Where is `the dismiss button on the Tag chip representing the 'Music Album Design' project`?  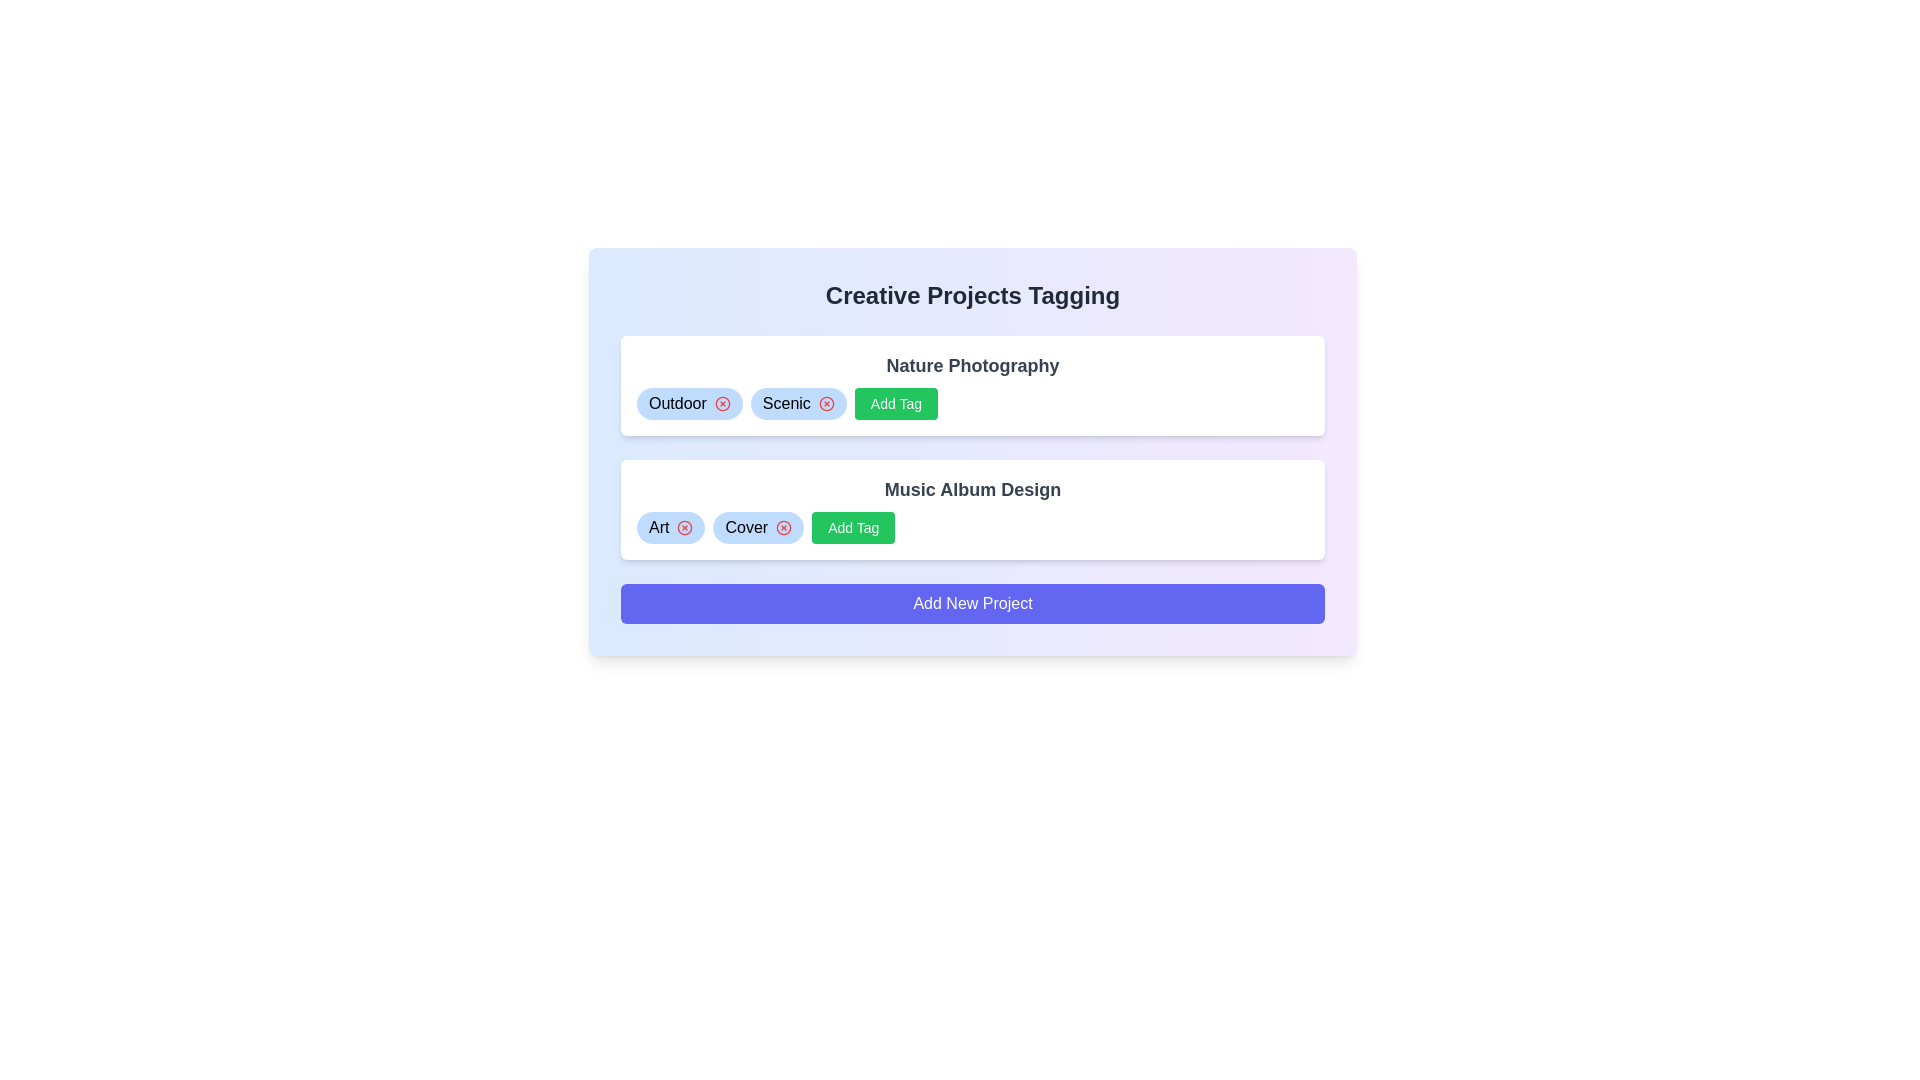 the dismiss button on the Tag chip representing the 'Music Album Design' project is located at coordinates (671, 527).